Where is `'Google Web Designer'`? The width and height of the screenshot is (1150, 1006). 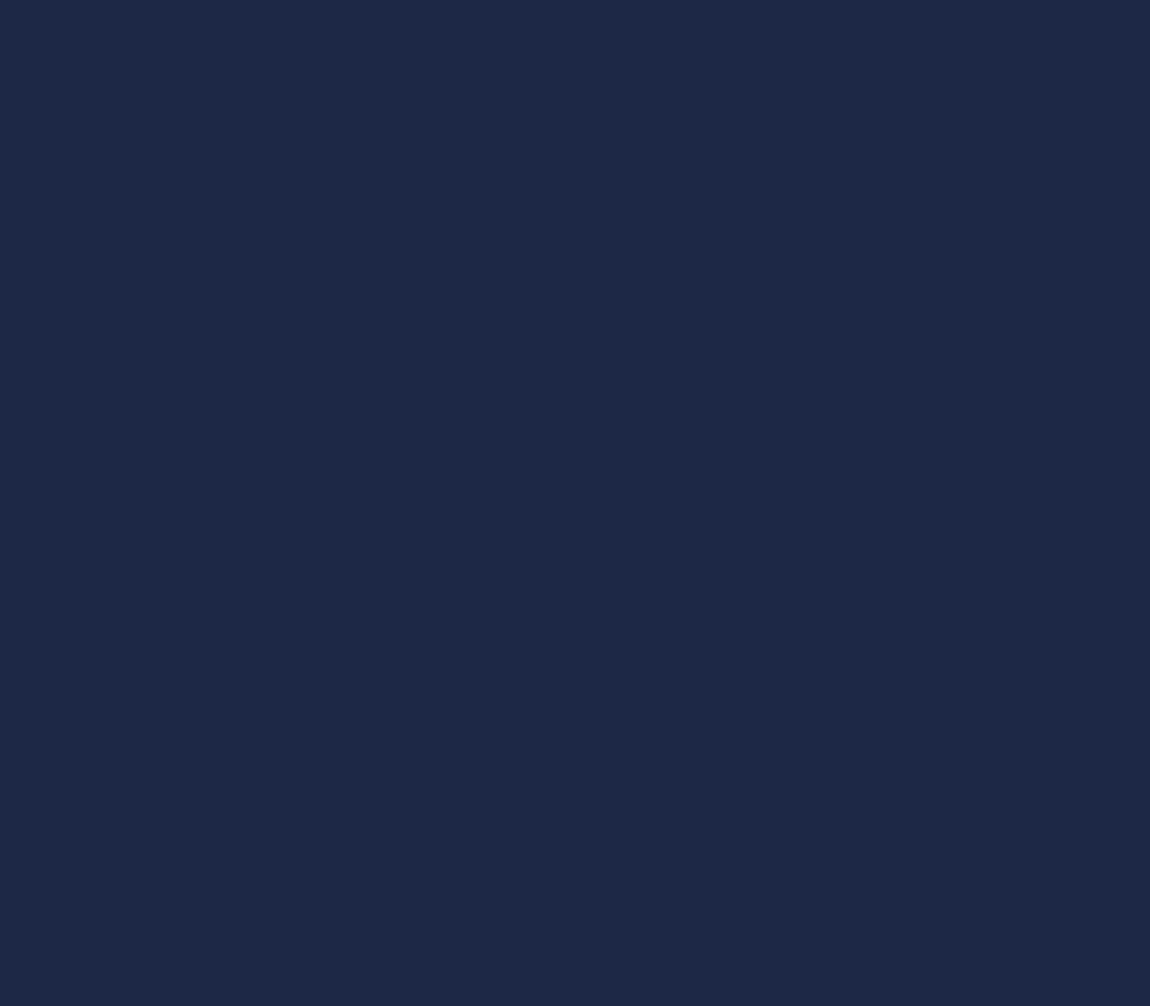
'Google Web Designer' is located at coordinates (439, 380).